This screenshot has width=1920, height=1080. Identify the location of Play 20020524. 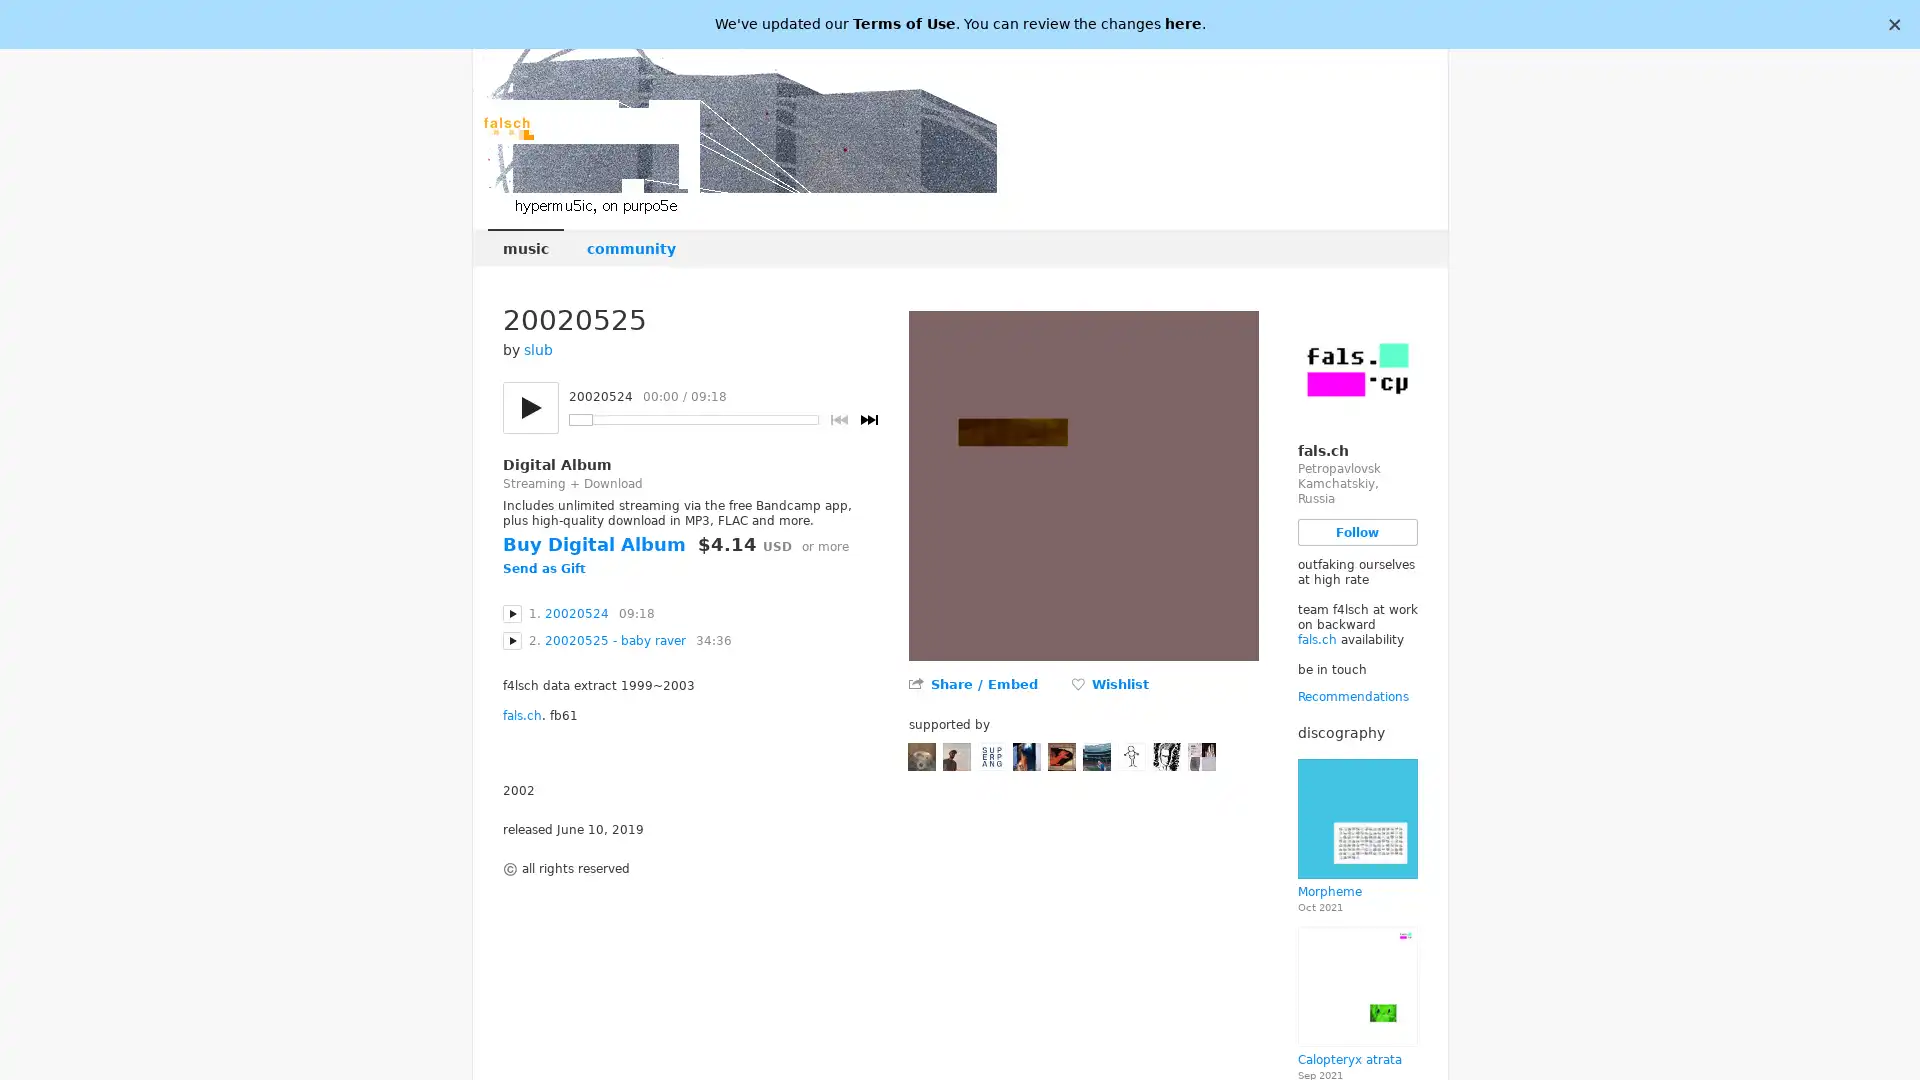
(511, 612).